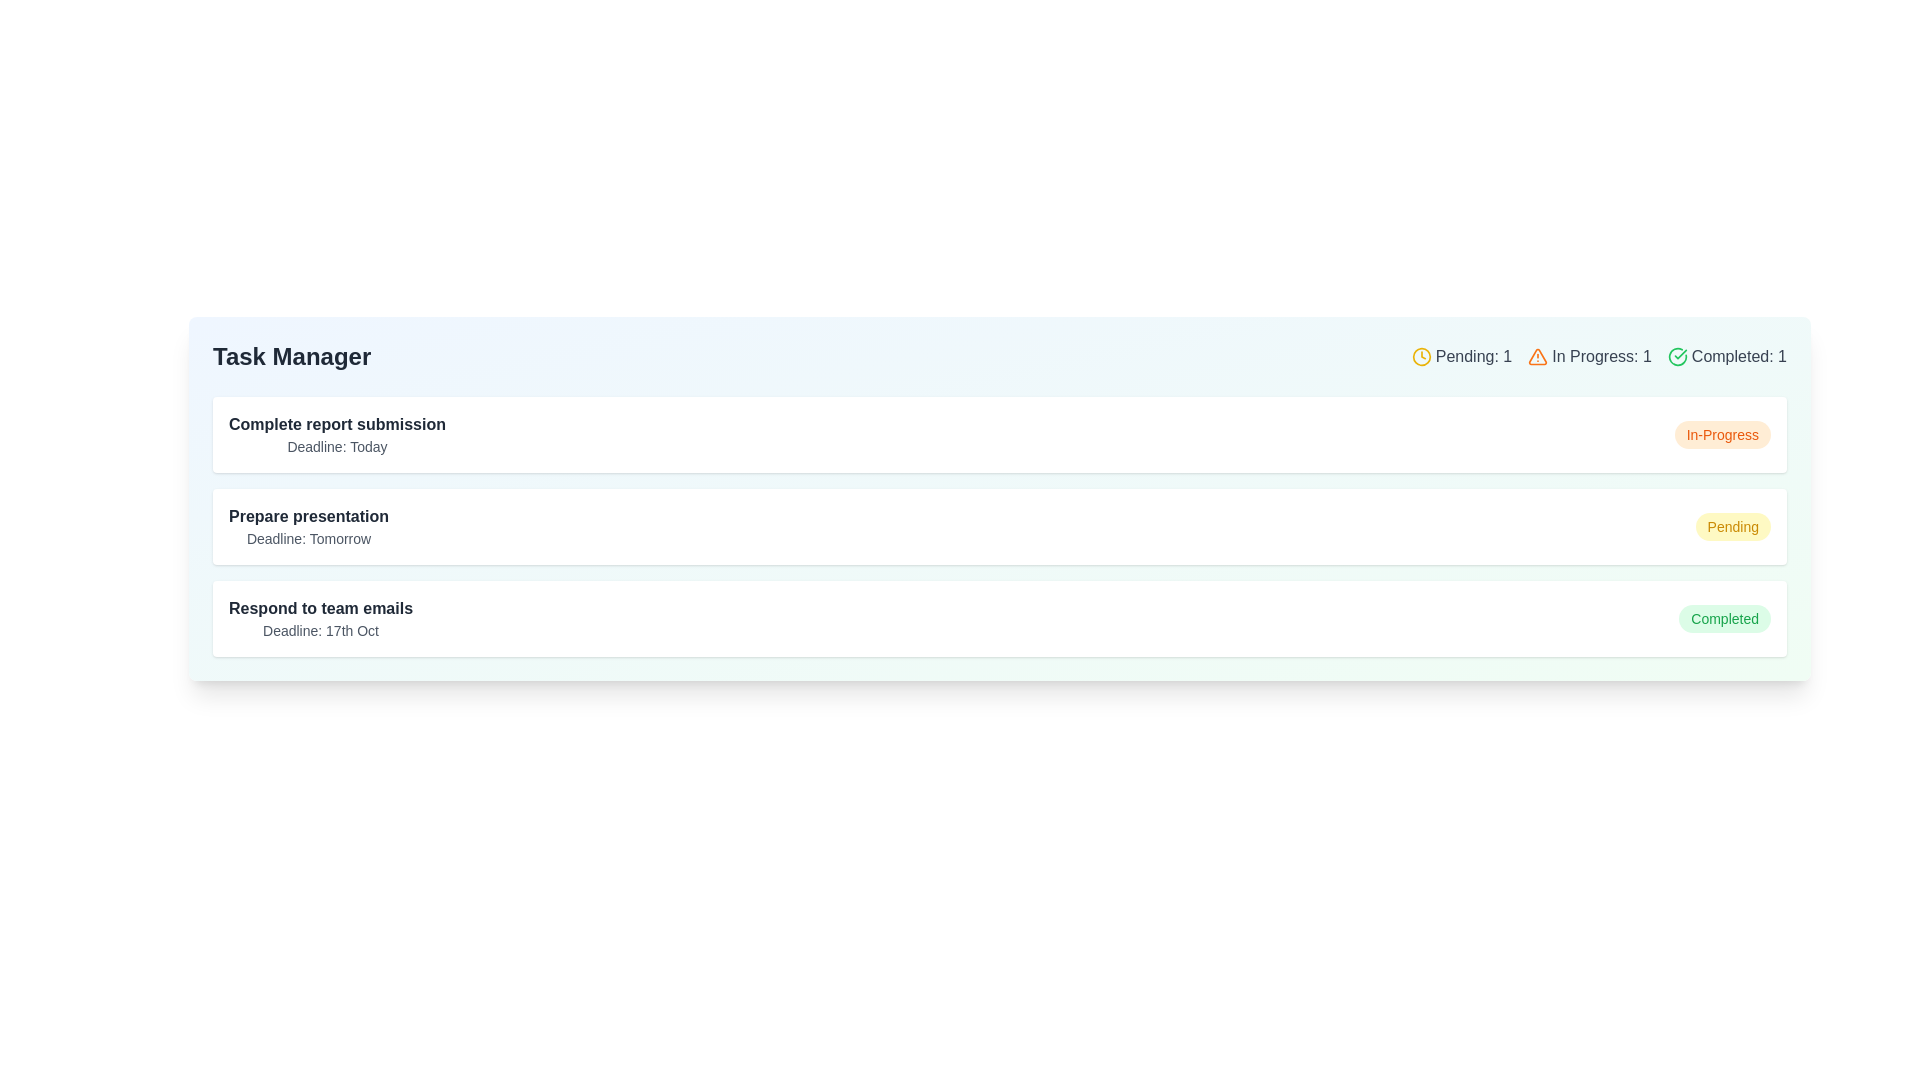  I want to click on status badge indicating the current task state, which is 'Pending', located at the right-most side of the task management interface next to the 'Prepare presentation Deadline: Tomorrow' text, so click(1732, 526).